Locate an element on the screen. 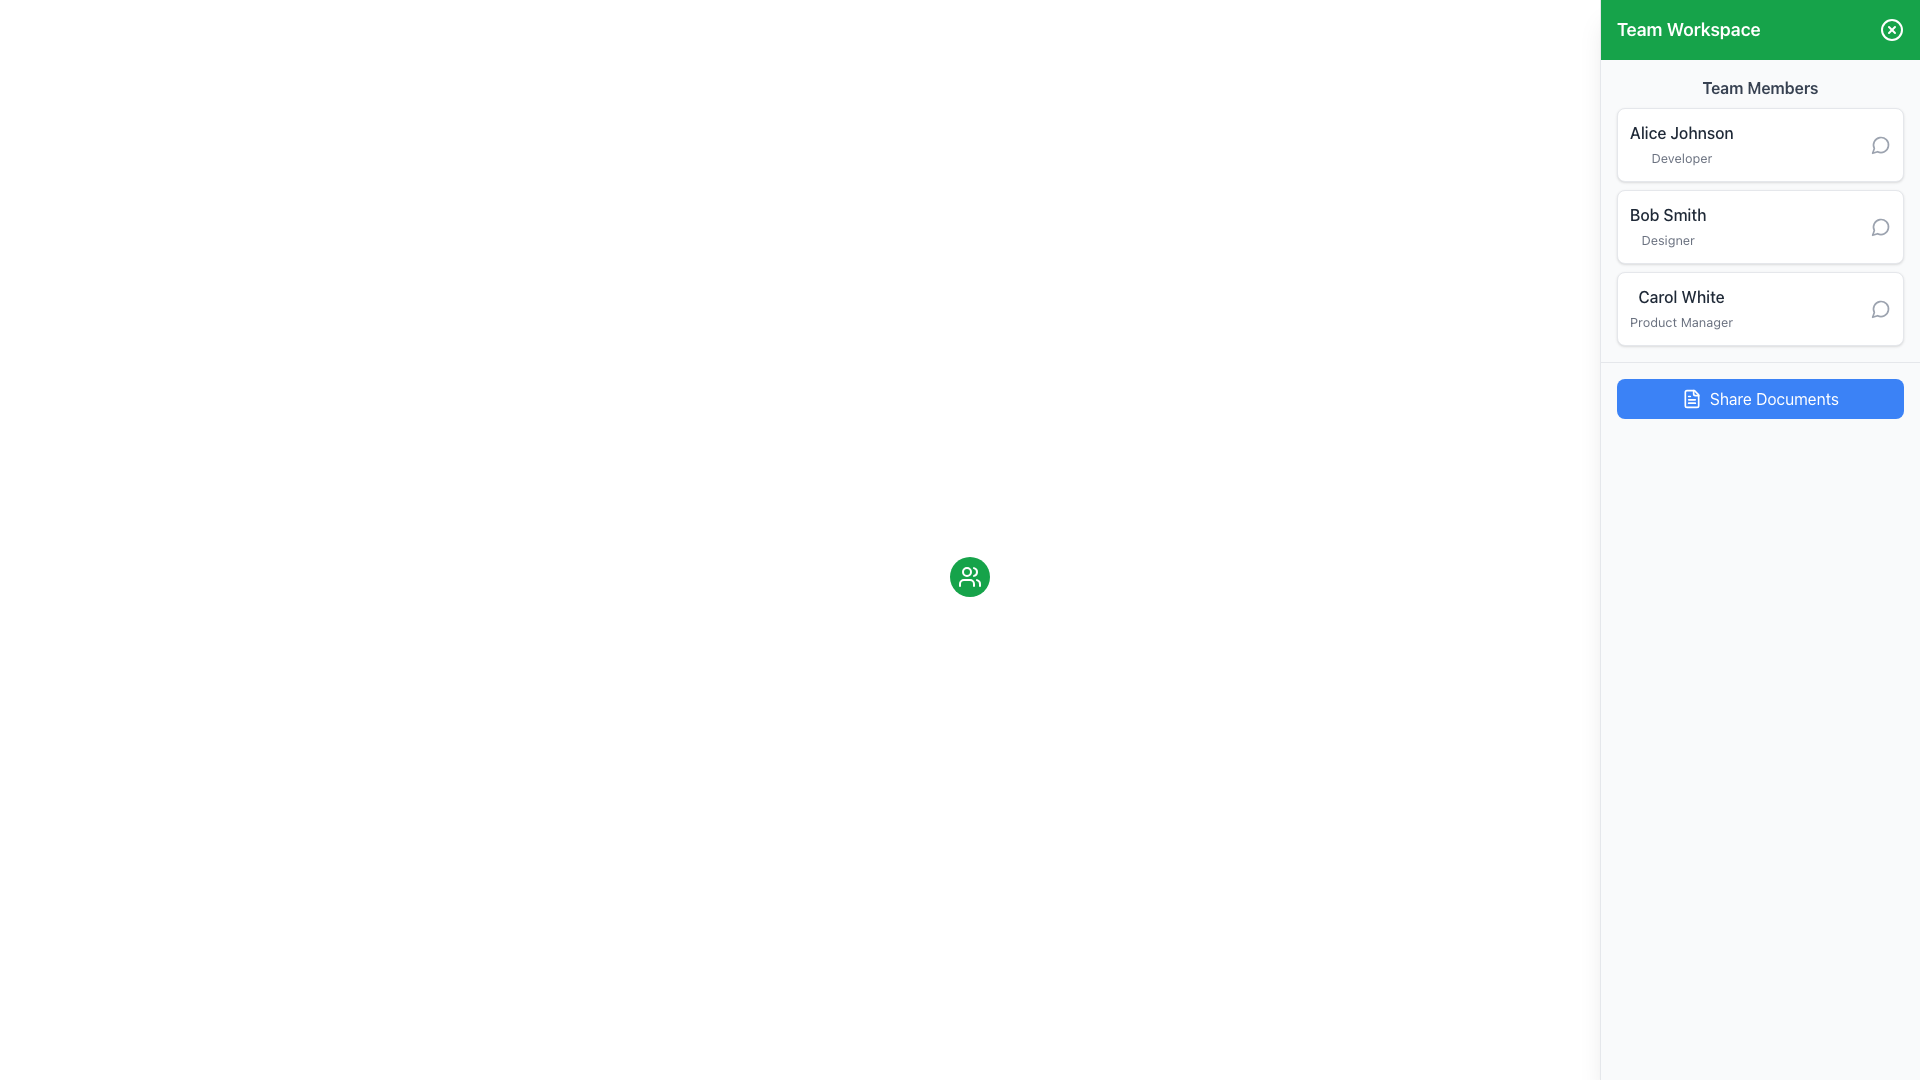 The image size is (1920, 1080). information displayed on the text label showing 'Bob Smith' and 'Designer' within the user card in the 'Team Members' section is located at coordinates (1668, 226).